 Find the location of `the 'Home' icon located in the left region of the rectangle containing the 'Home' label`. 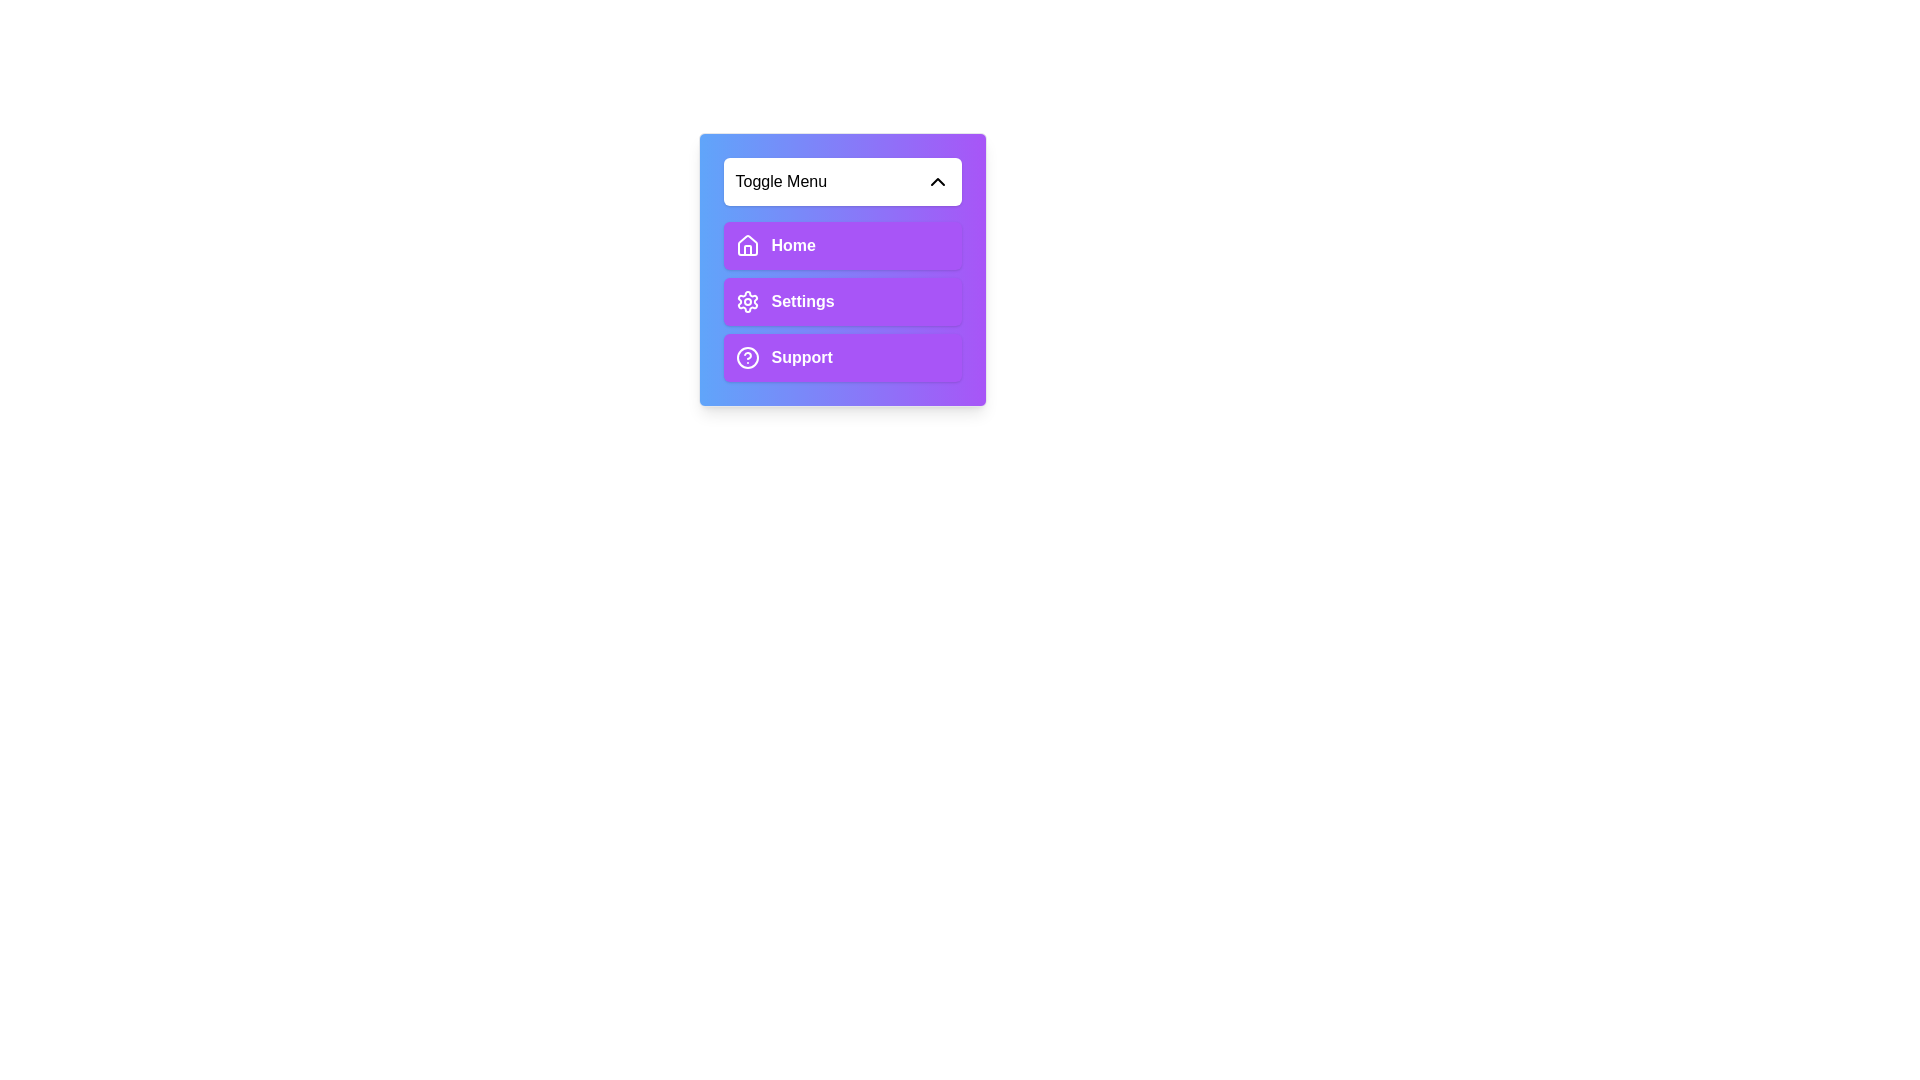

the 'Home' icon located in the left region of the rectangle containing the 'Home' label is located at coordinates (746, 249).